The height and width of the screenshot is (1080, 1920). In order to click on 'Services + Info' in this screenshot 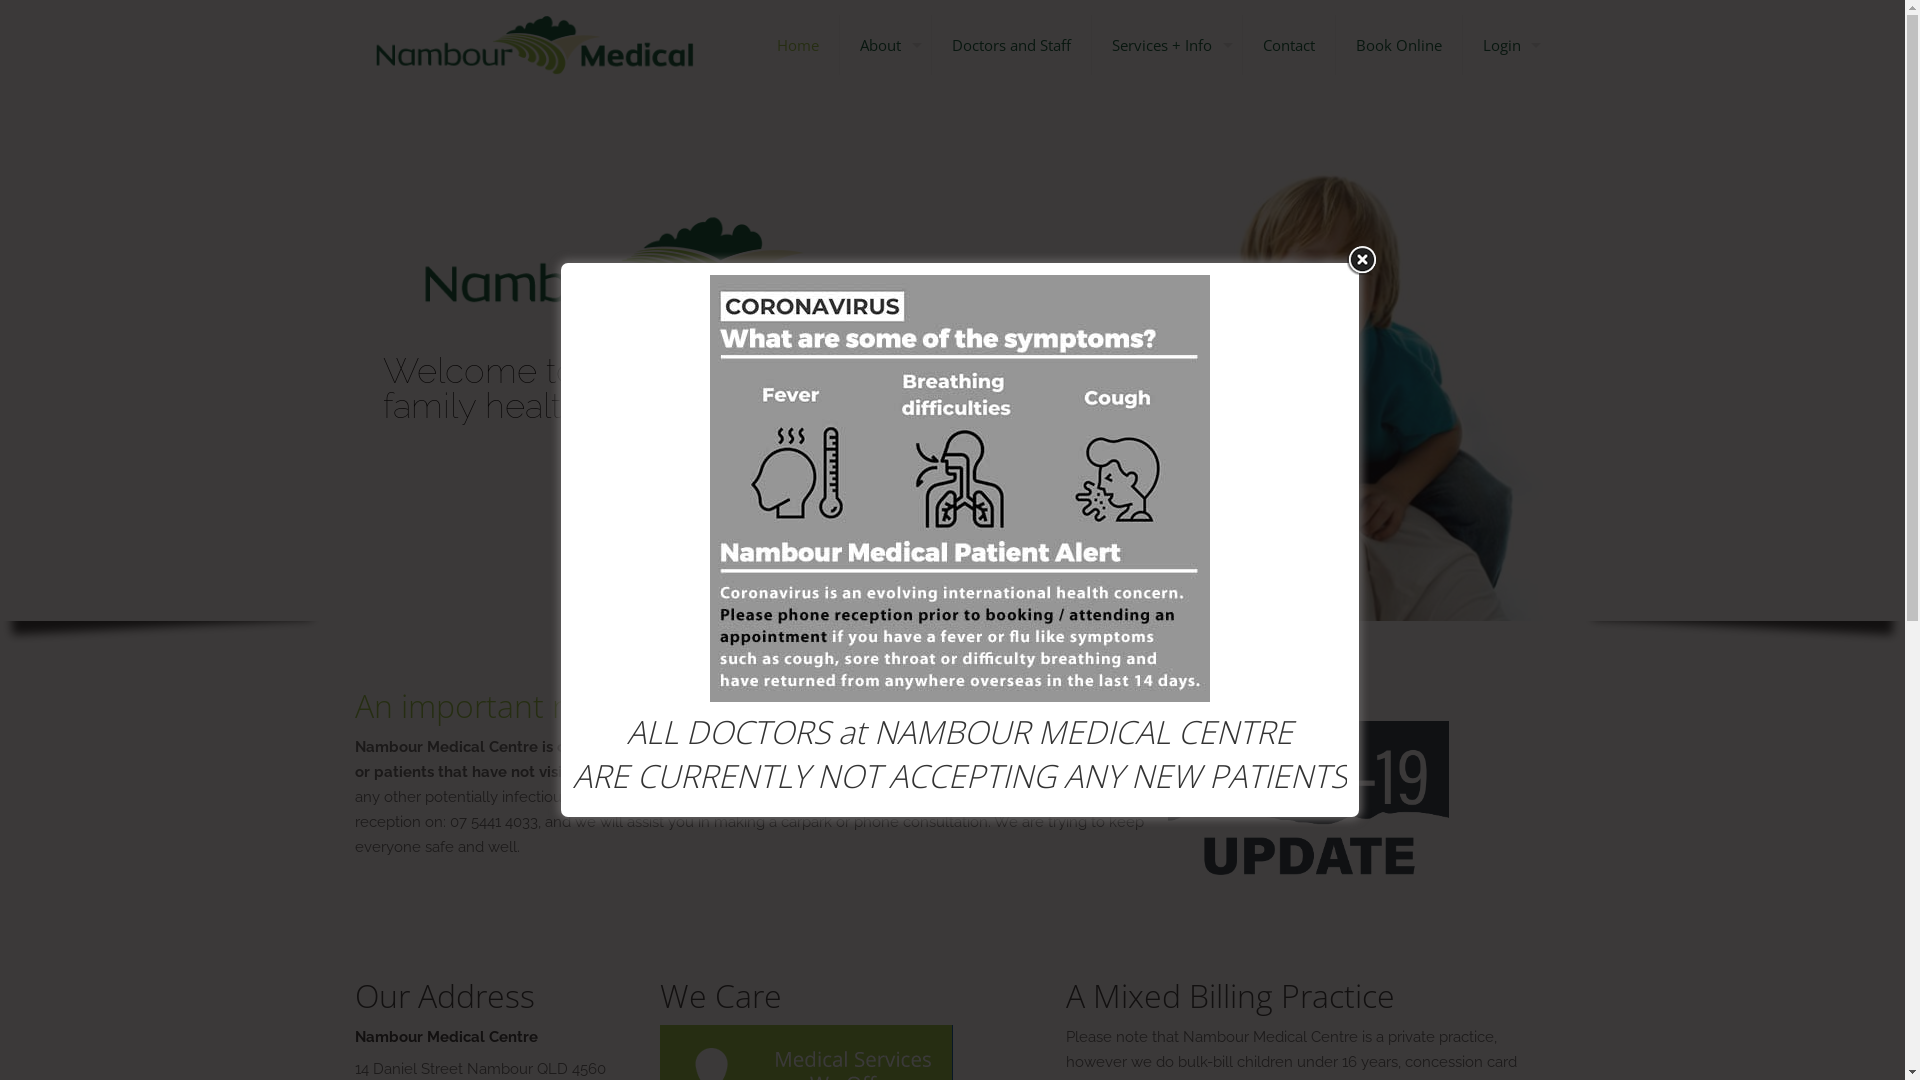, I will do `click(1167, 45)`.